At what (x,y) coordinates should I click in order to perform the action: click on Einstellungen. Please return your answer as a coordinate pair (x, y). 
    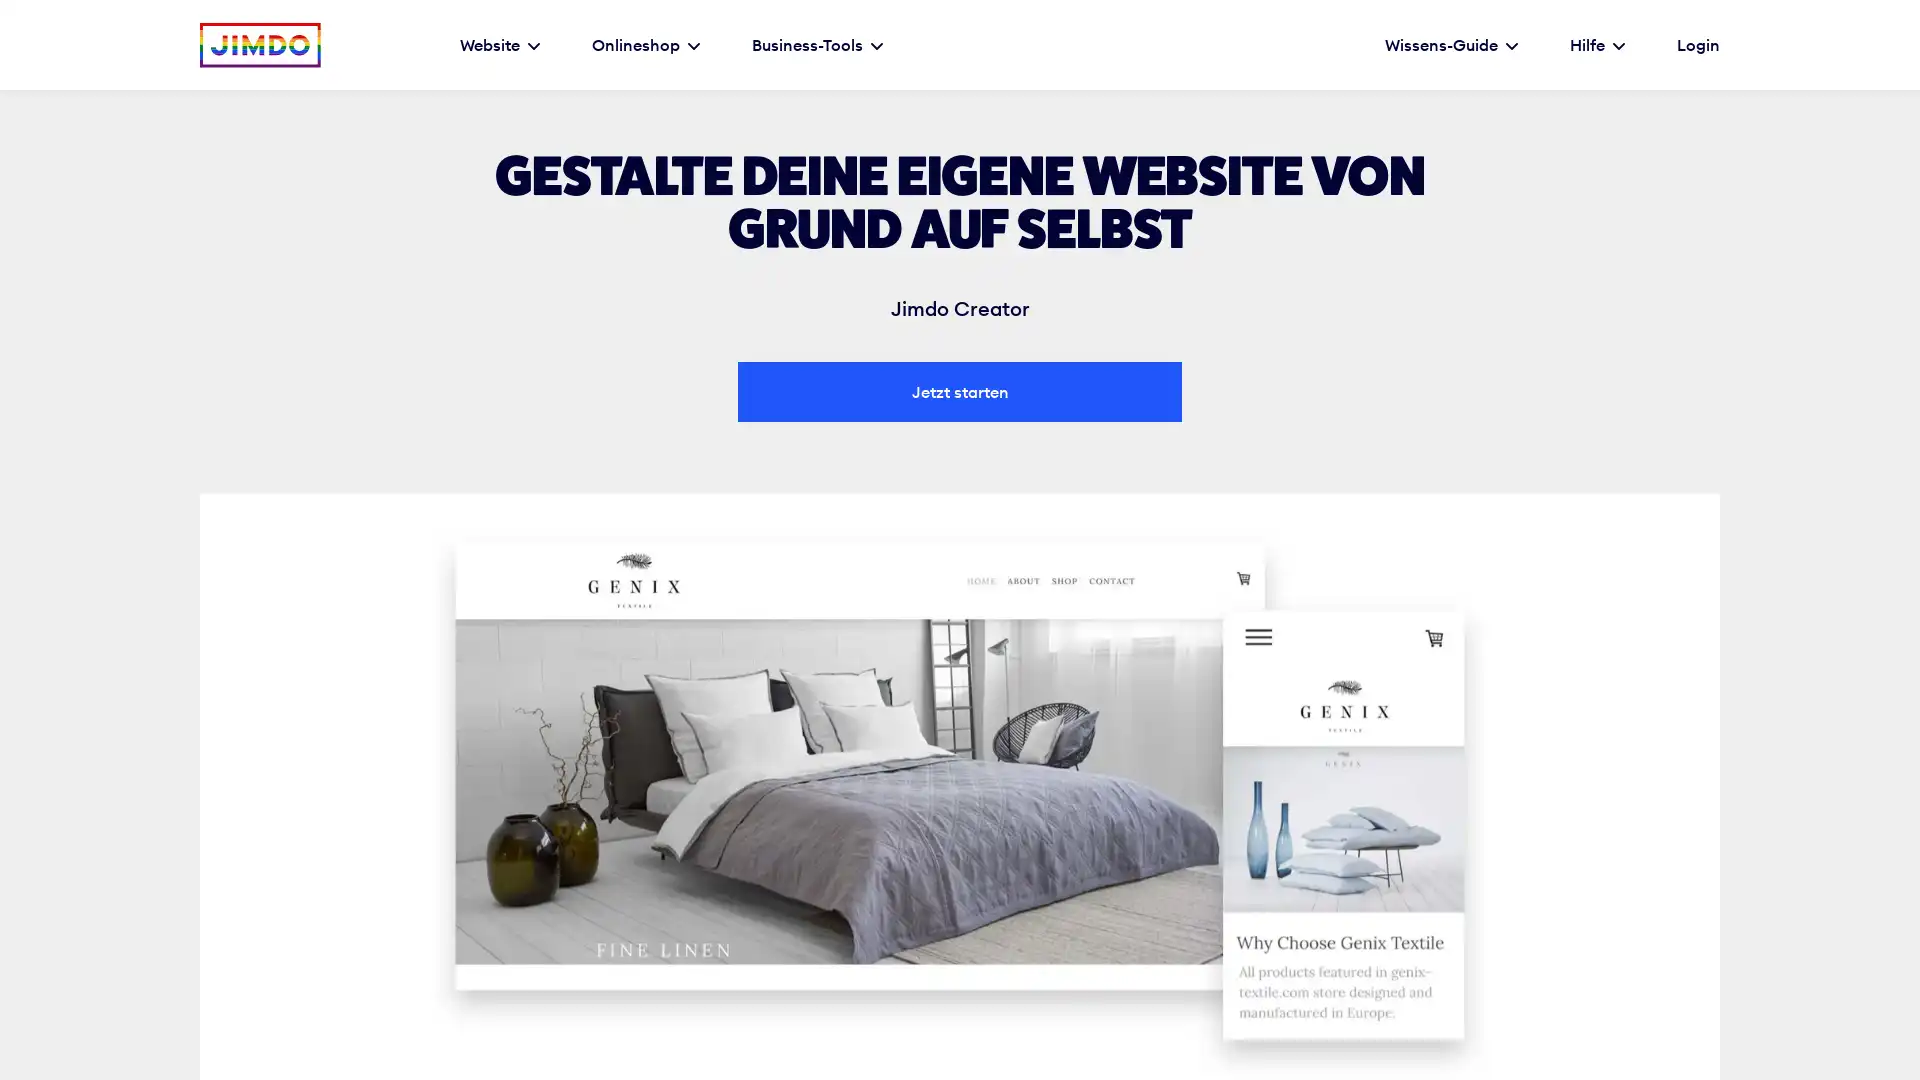
    Looking at the image, I should click on (270, 1022).